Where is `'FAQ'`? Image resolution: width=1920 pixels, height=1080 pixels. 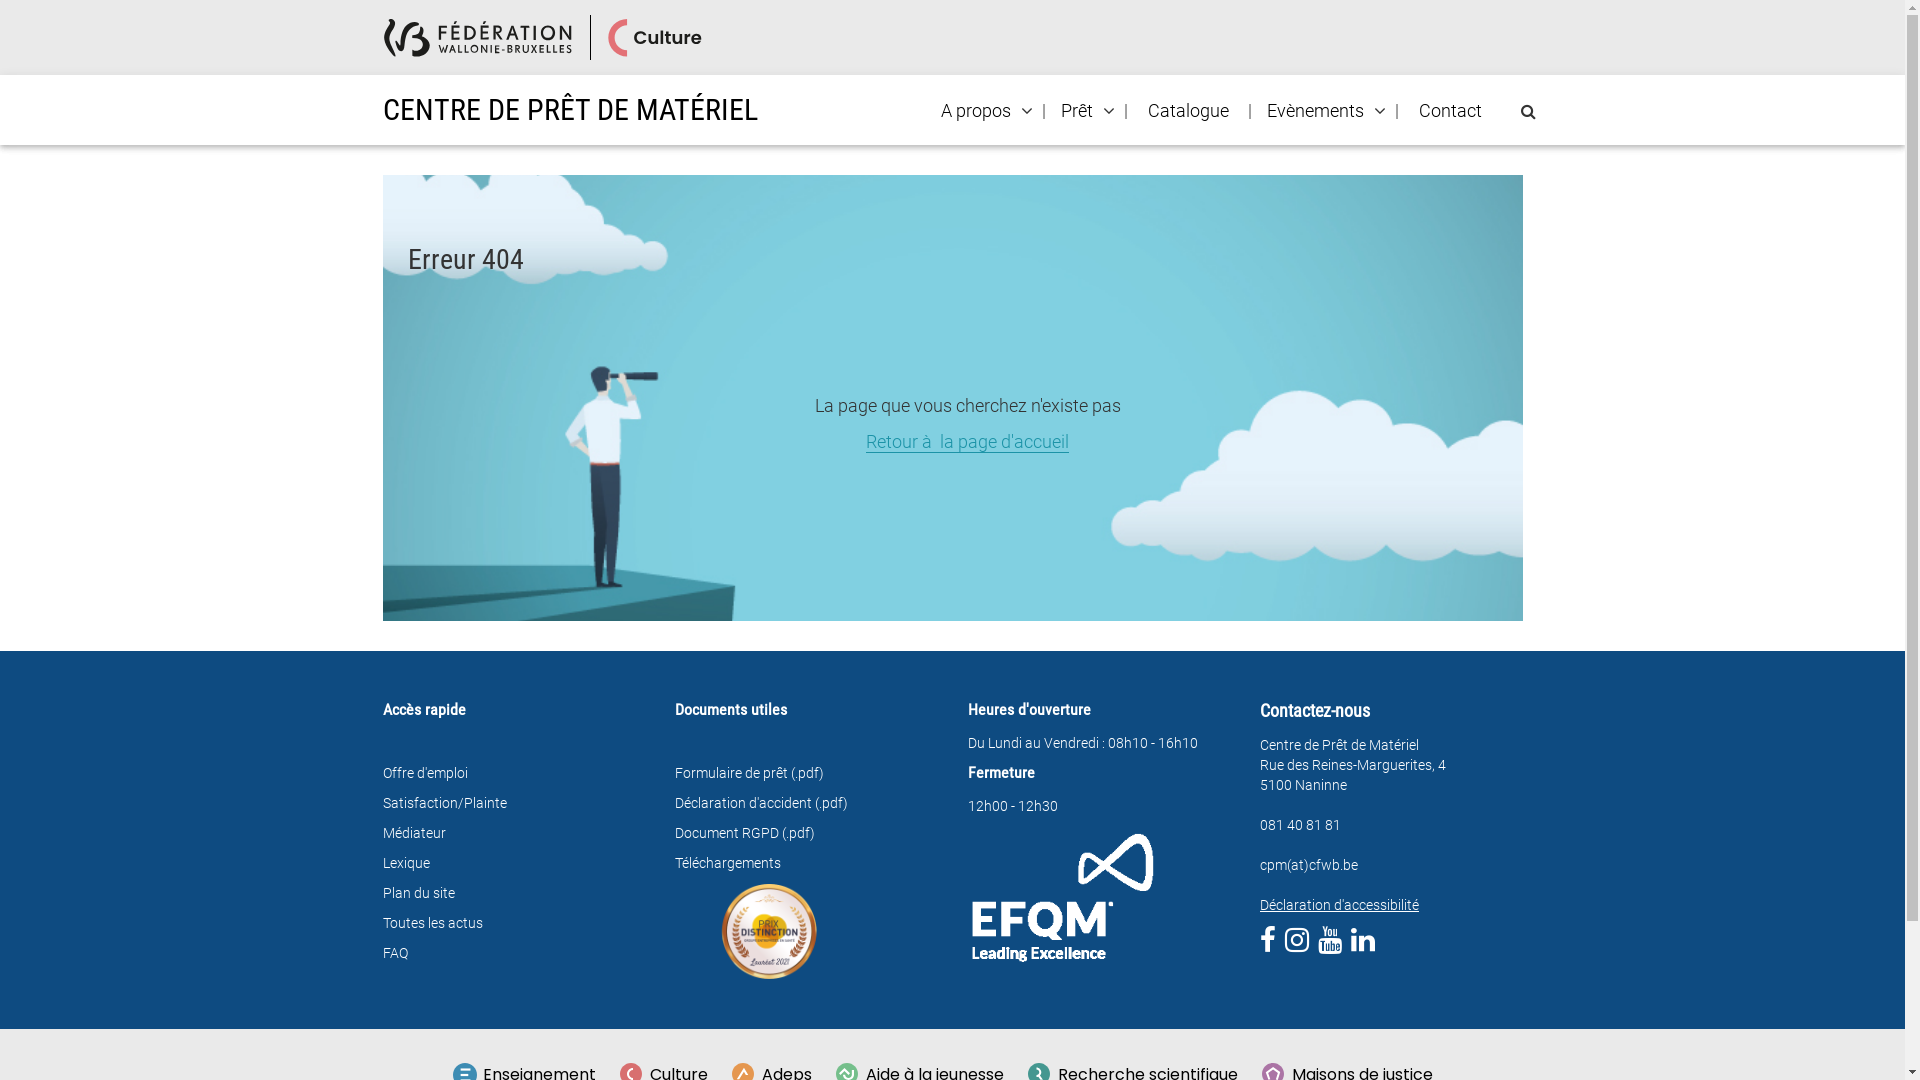 'FAQ' is located at coordinates (394, 951).